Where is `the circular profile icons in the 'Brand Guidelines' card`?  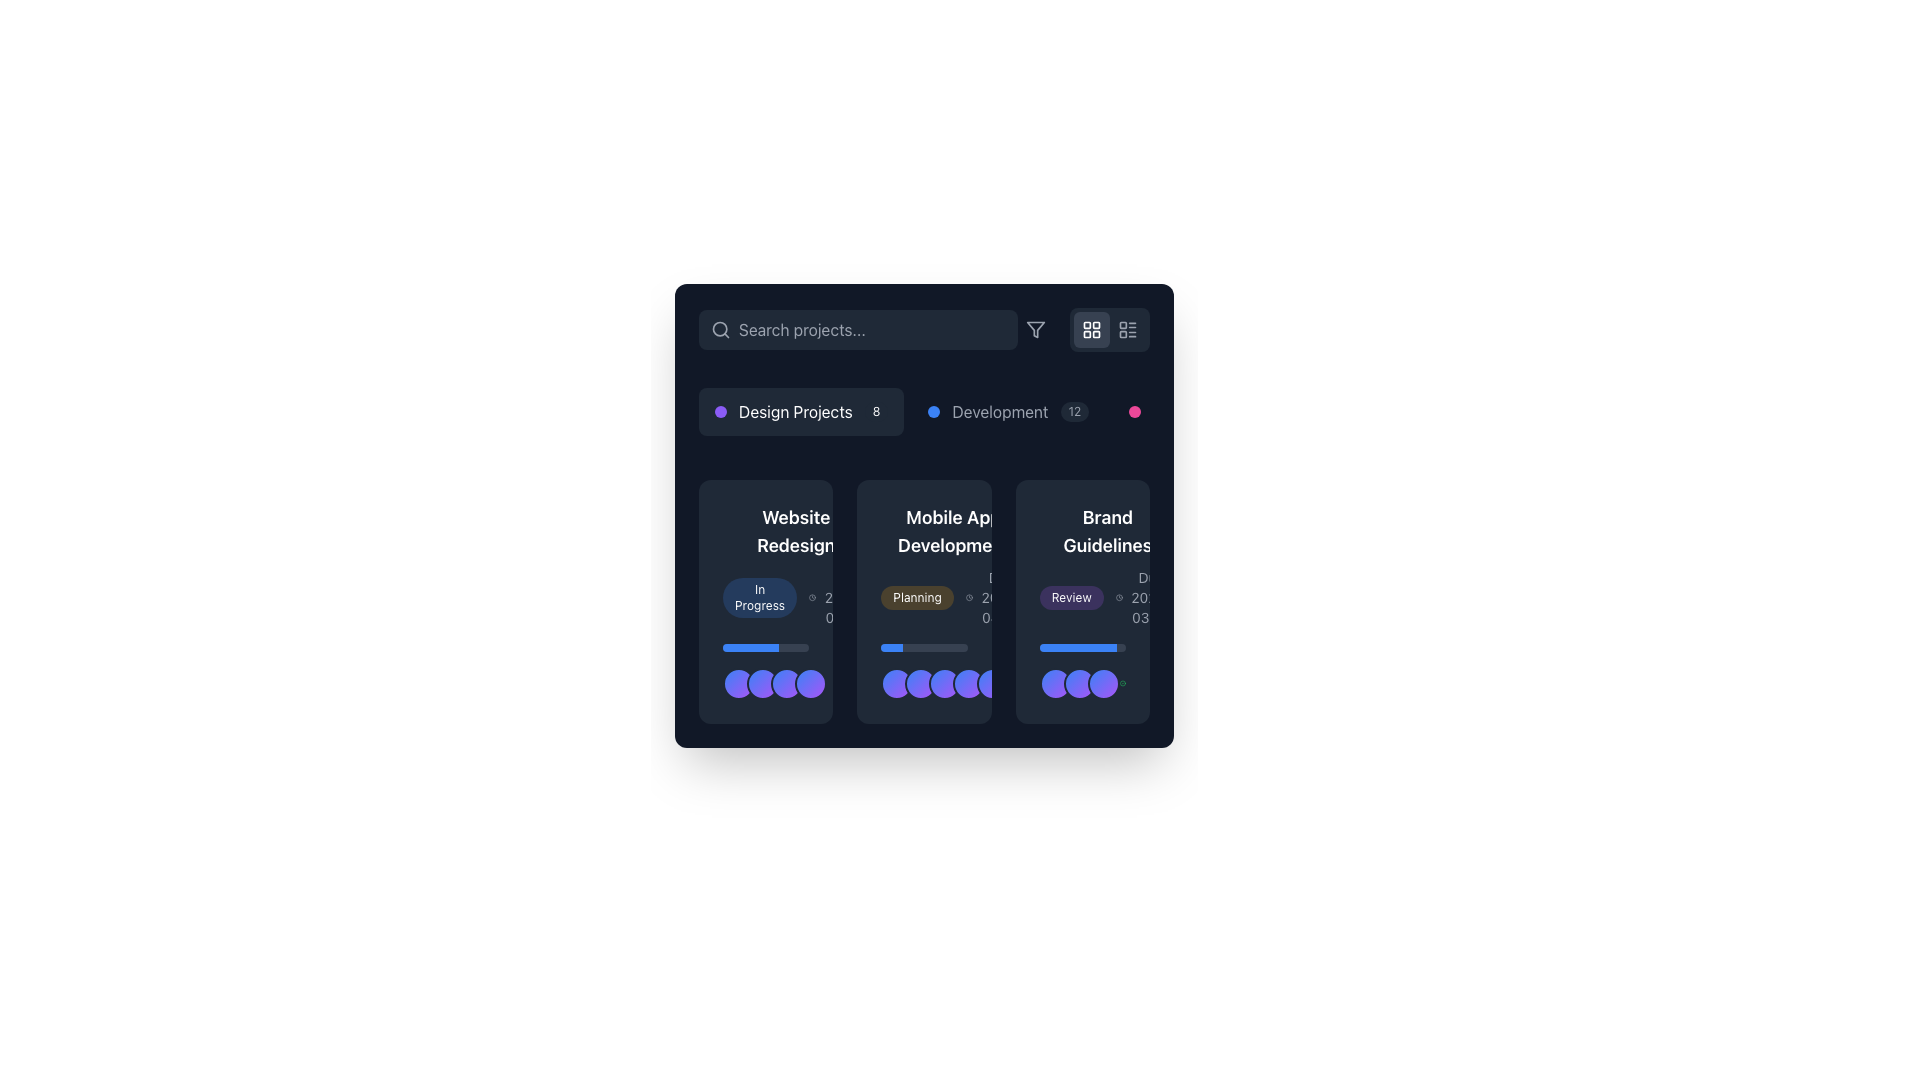
the circular profile icons in the 'Brand Guidelines' card is located at coordinates (1081, 671).